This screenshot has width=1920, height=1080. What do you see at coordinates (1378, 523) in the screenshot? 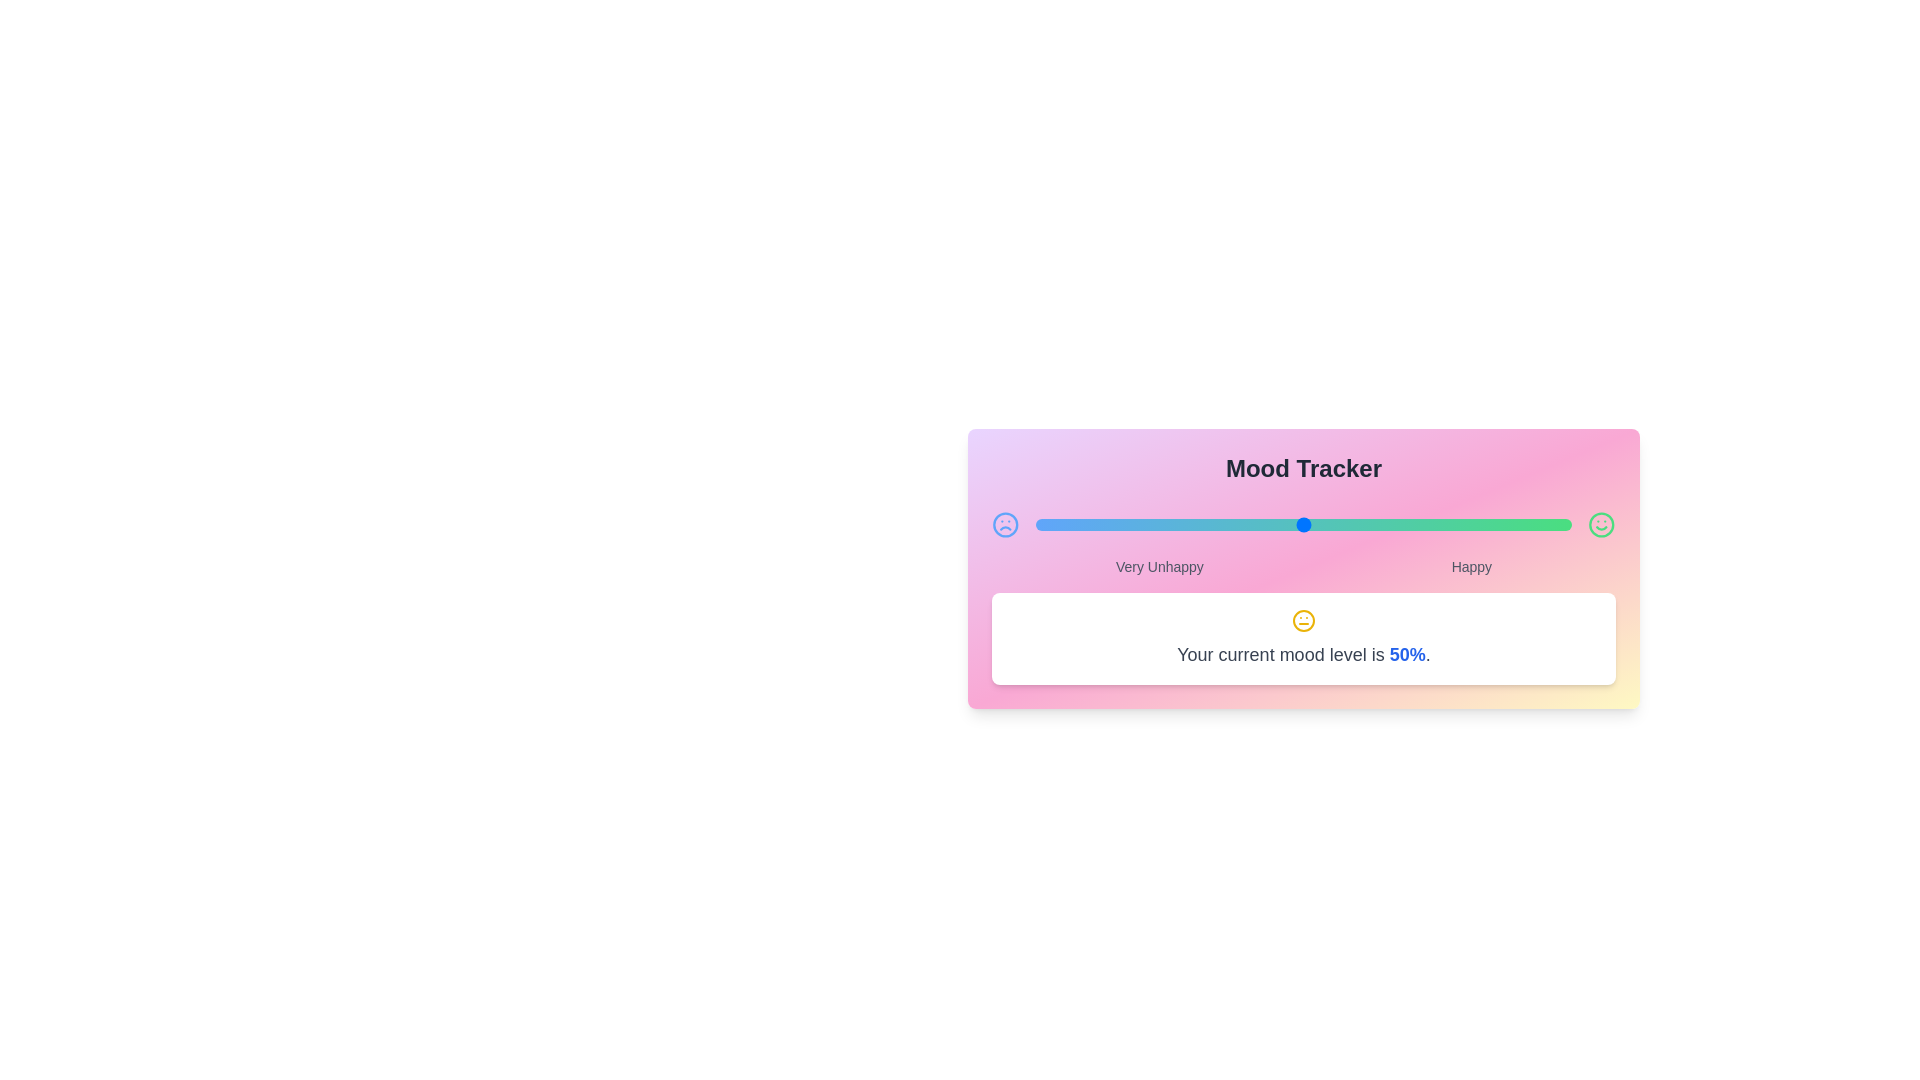
I see `the mood level to 64% using the slider` at bounding box center [1378, 523].